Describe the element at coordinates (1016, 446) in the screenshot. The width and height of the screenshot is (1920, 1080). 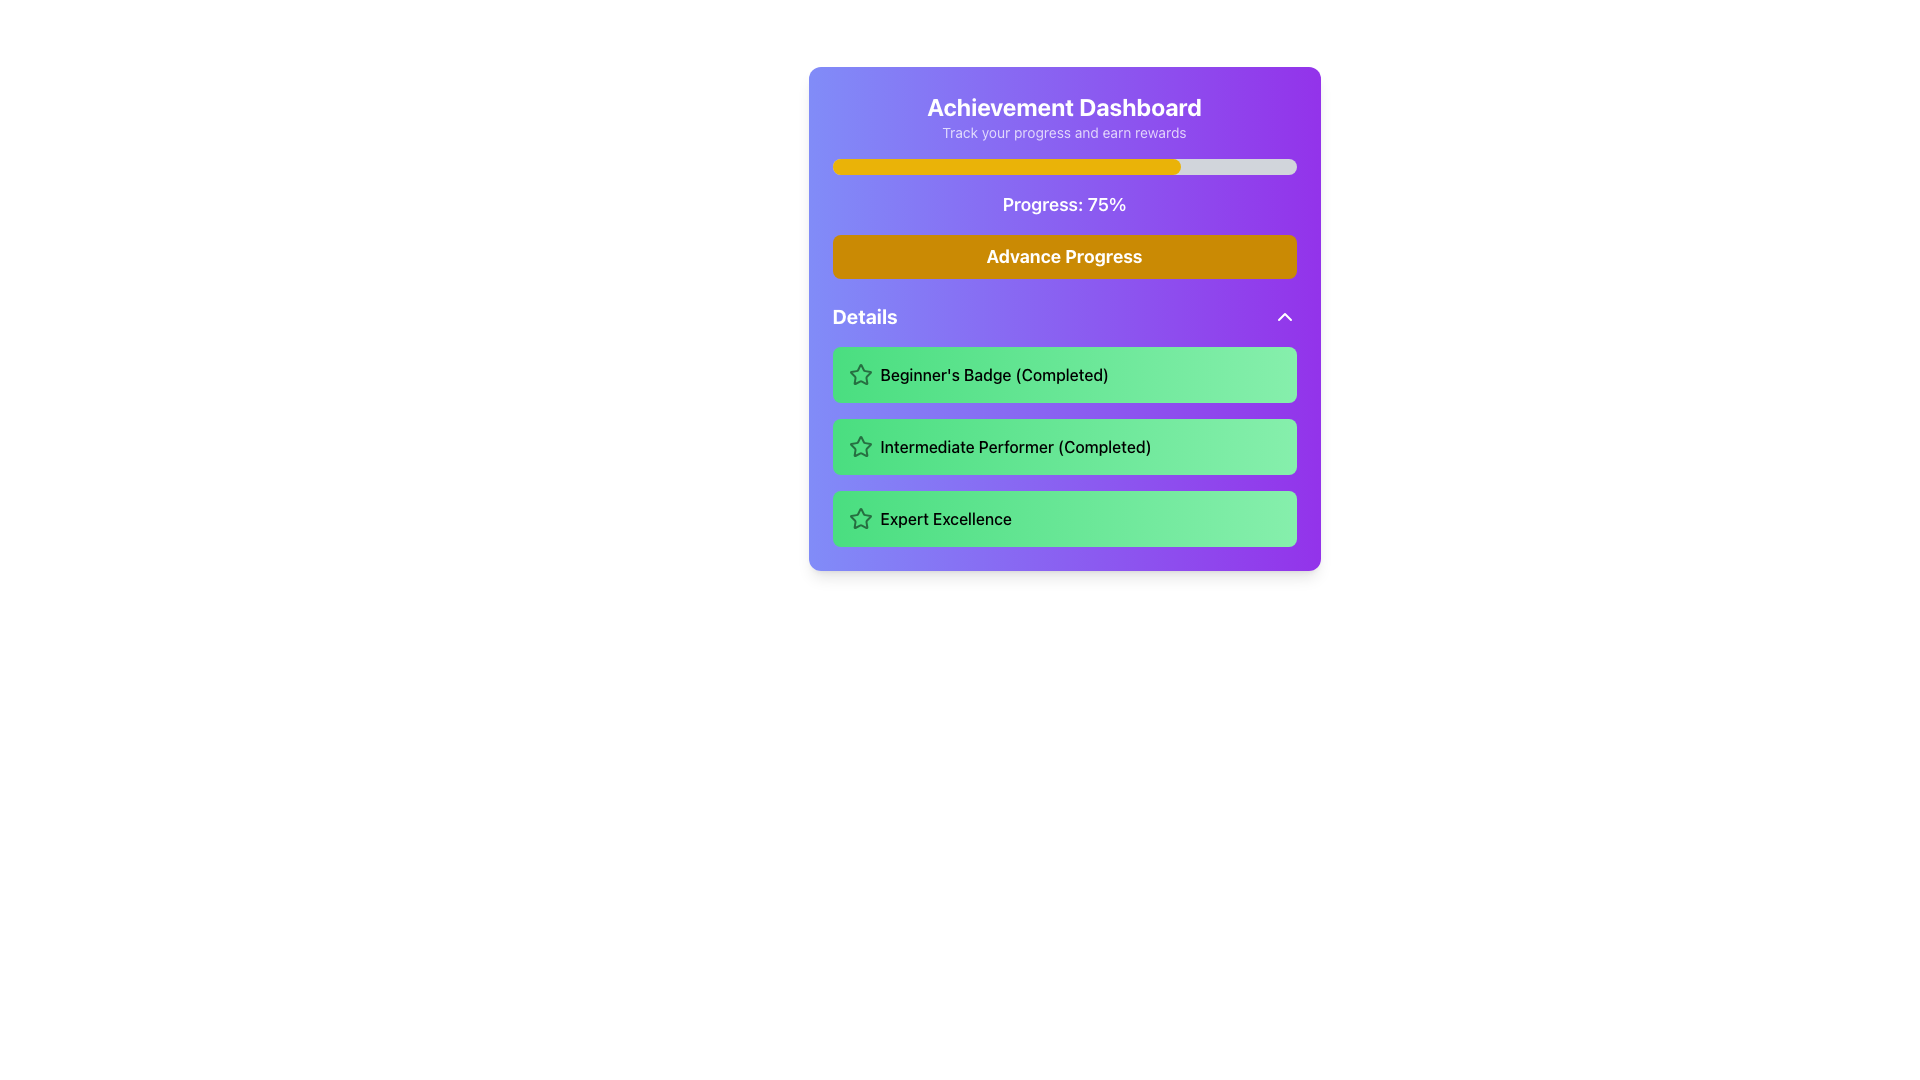
I see `the textual label displaying 'Intermediate Performer (Completed)' which is styled in medium font weight on a bright green background, located within the second card of the 'Details' section` at that location.